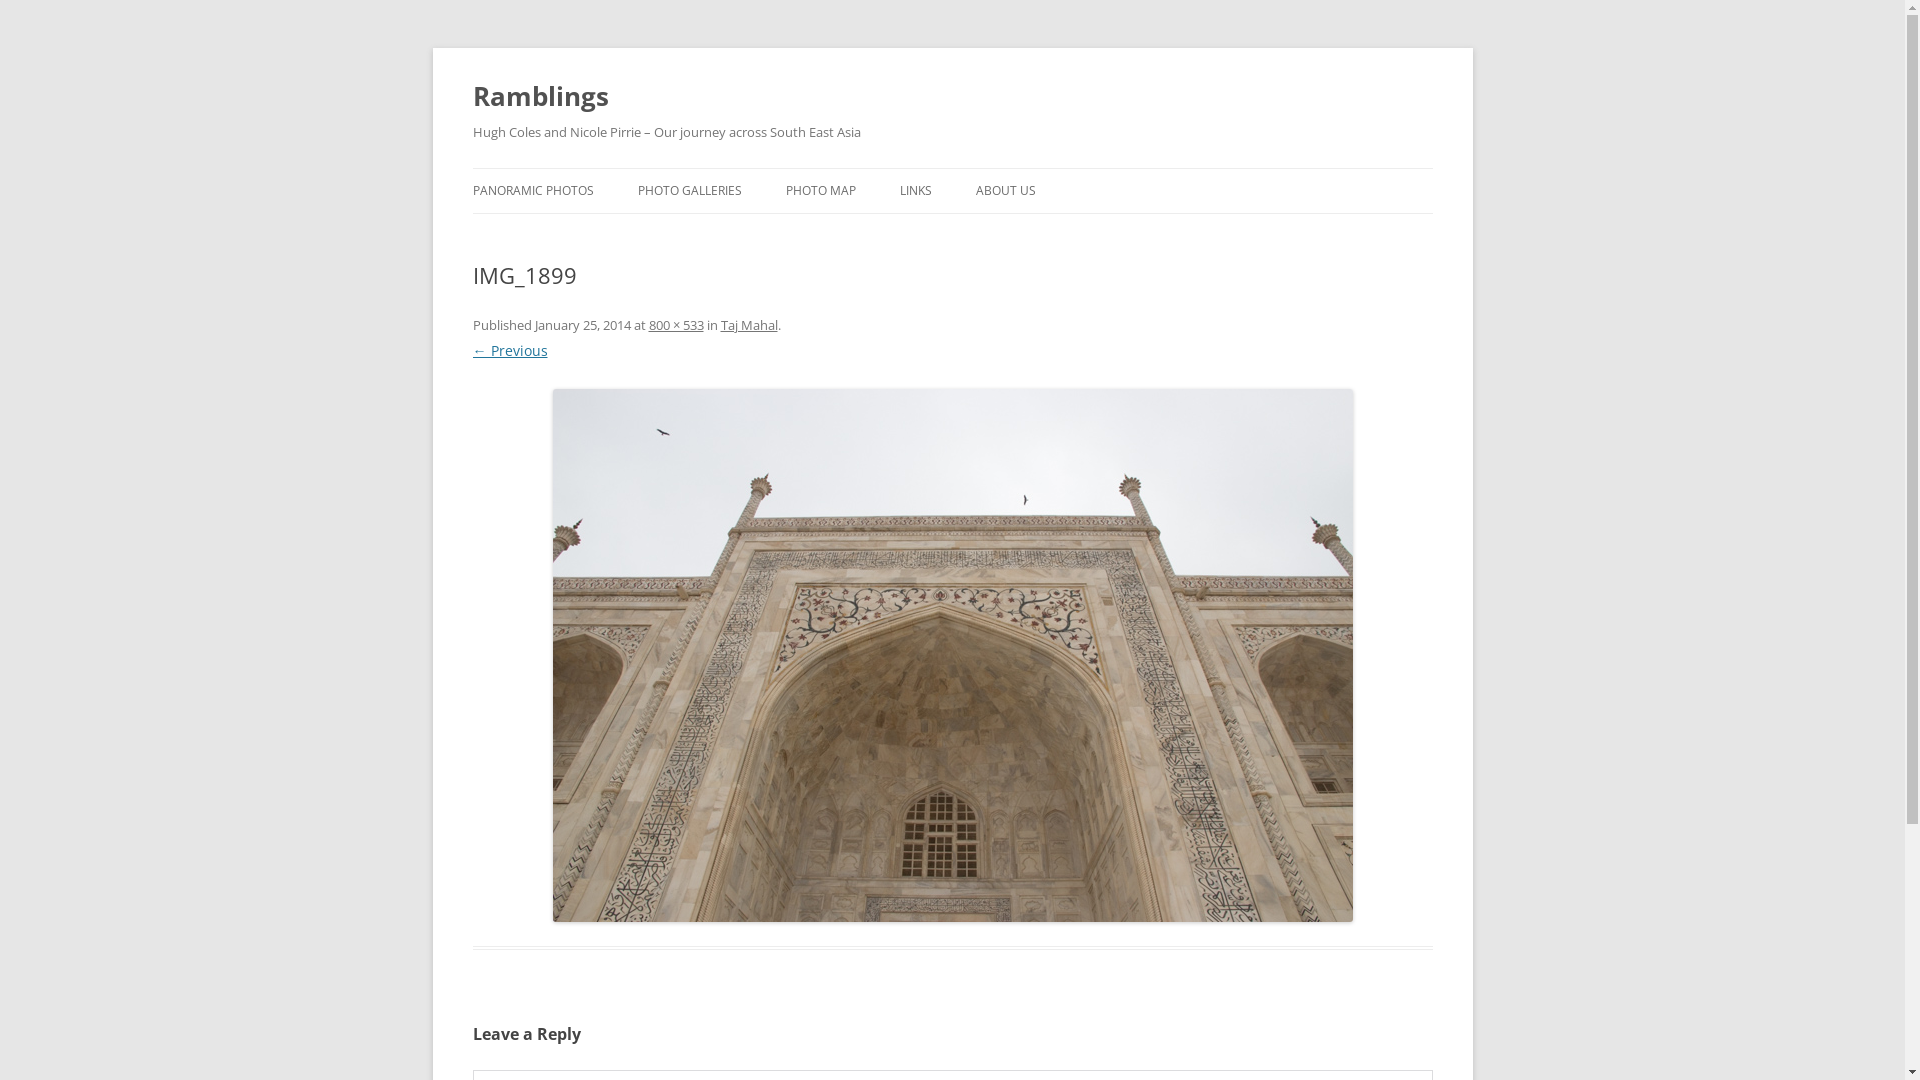 This screenshot has height=1080, width=1920. I want to click on 'IMG_1899', so click(950, 655).